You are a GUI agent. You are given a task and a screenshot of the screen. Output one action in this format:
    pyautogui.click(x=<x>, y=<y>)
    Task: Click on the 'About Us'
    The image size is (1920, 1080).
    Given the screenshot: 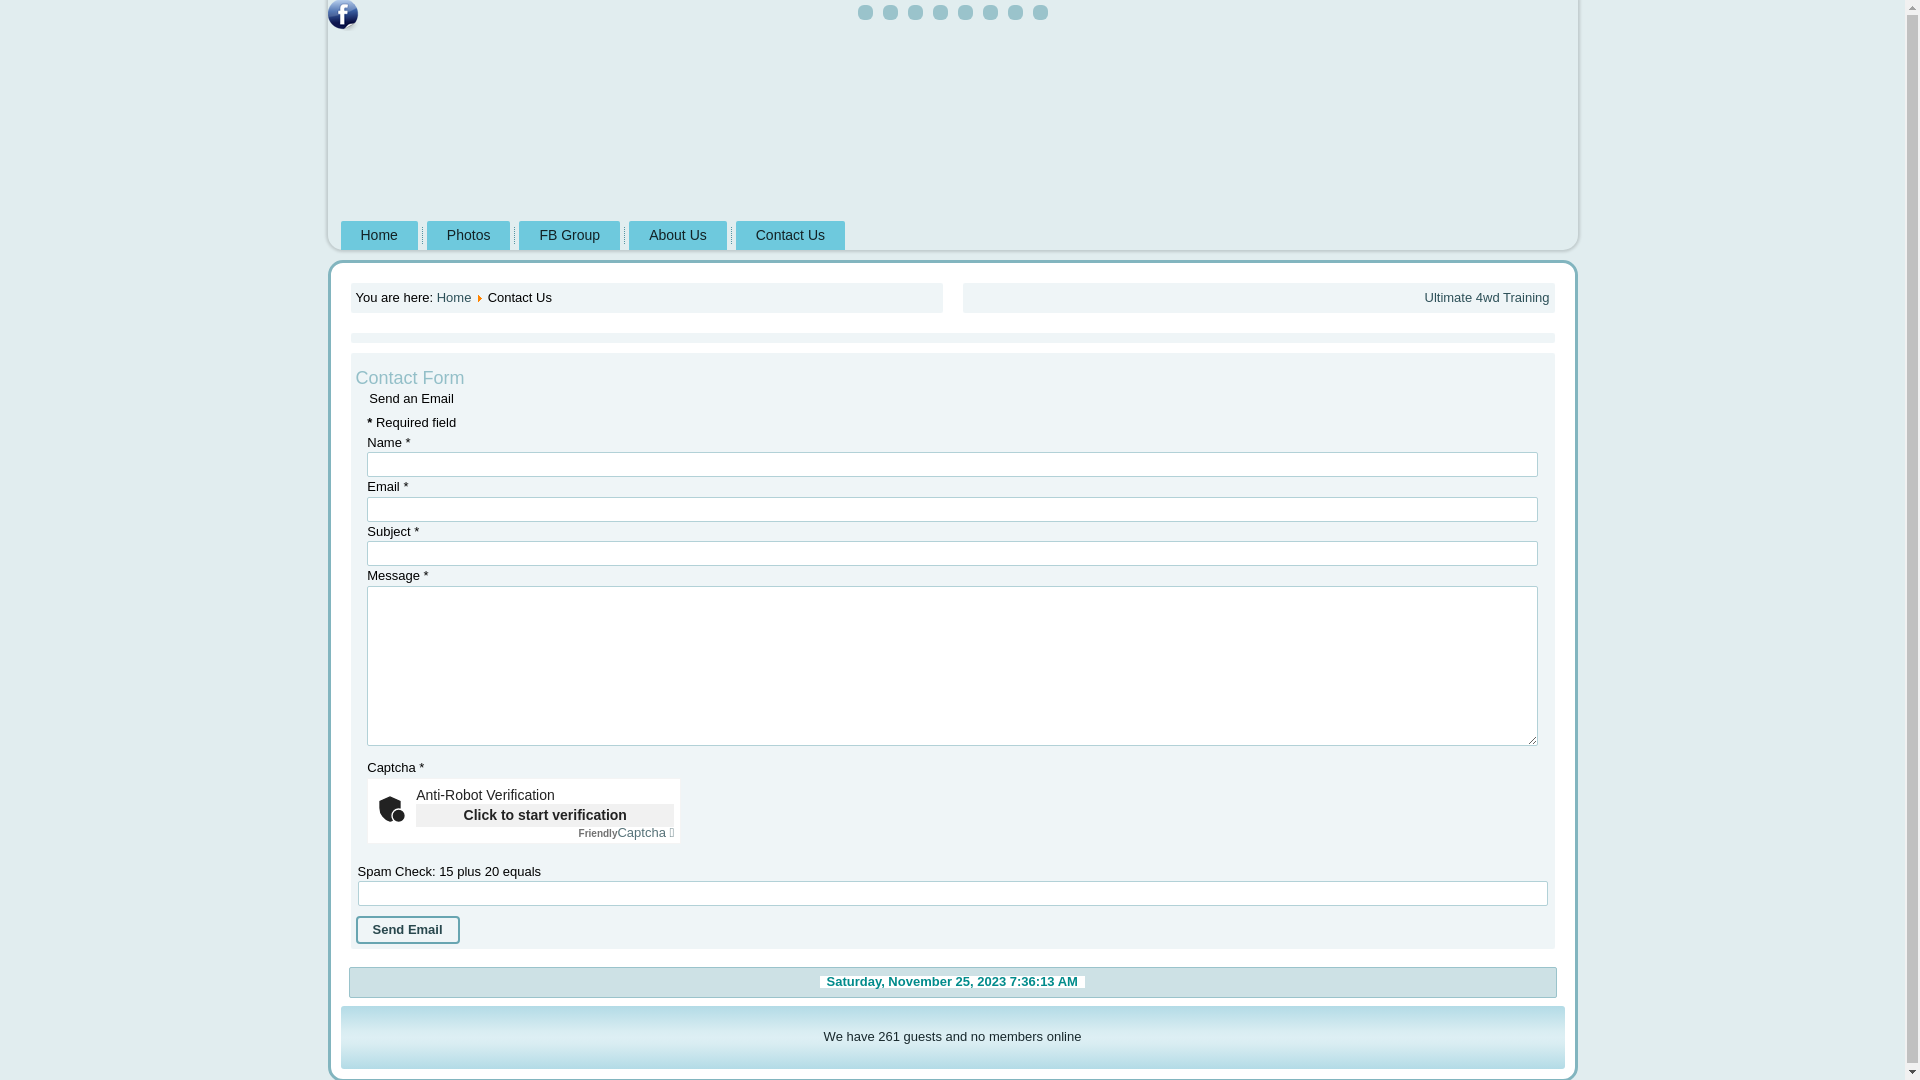 What is the action you would take?
    pyautogui.click(x=677, y=234)
    